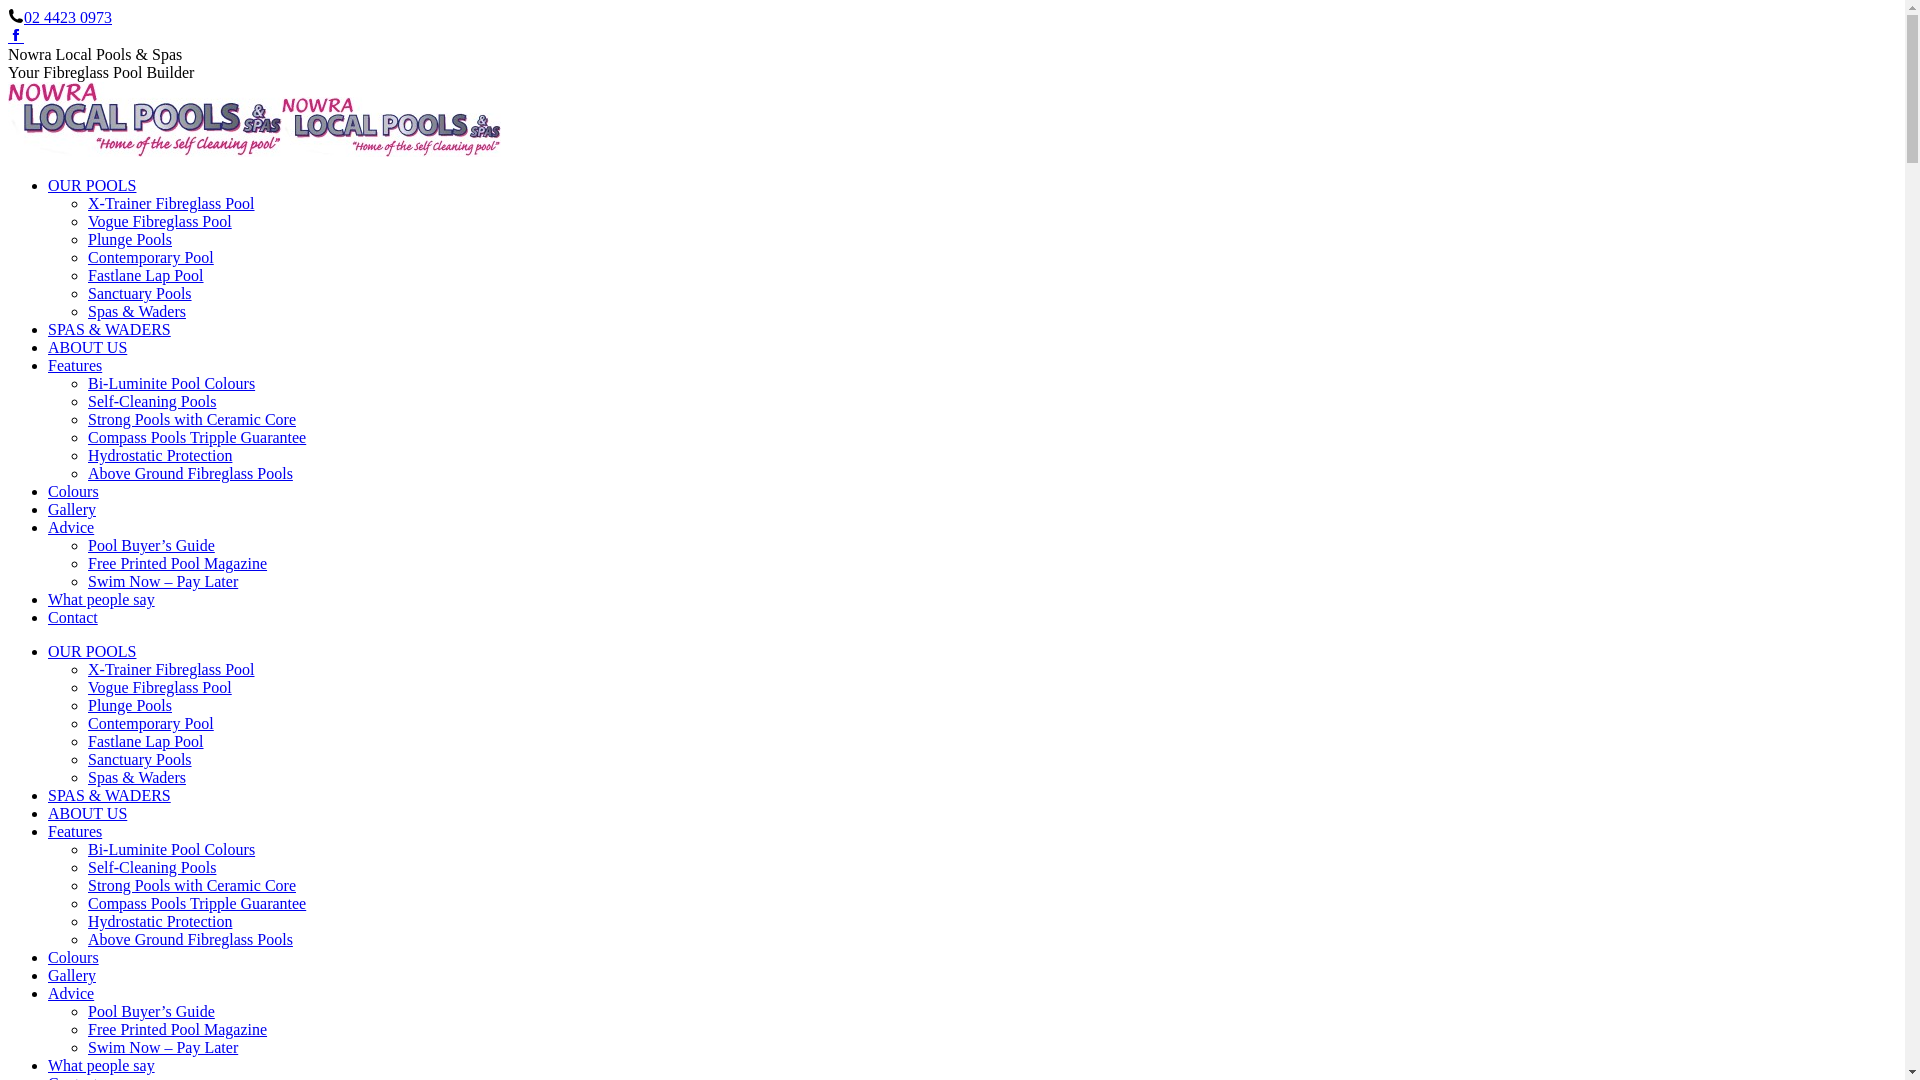  I want to click on '02 4423 0973', so click(67, 17).